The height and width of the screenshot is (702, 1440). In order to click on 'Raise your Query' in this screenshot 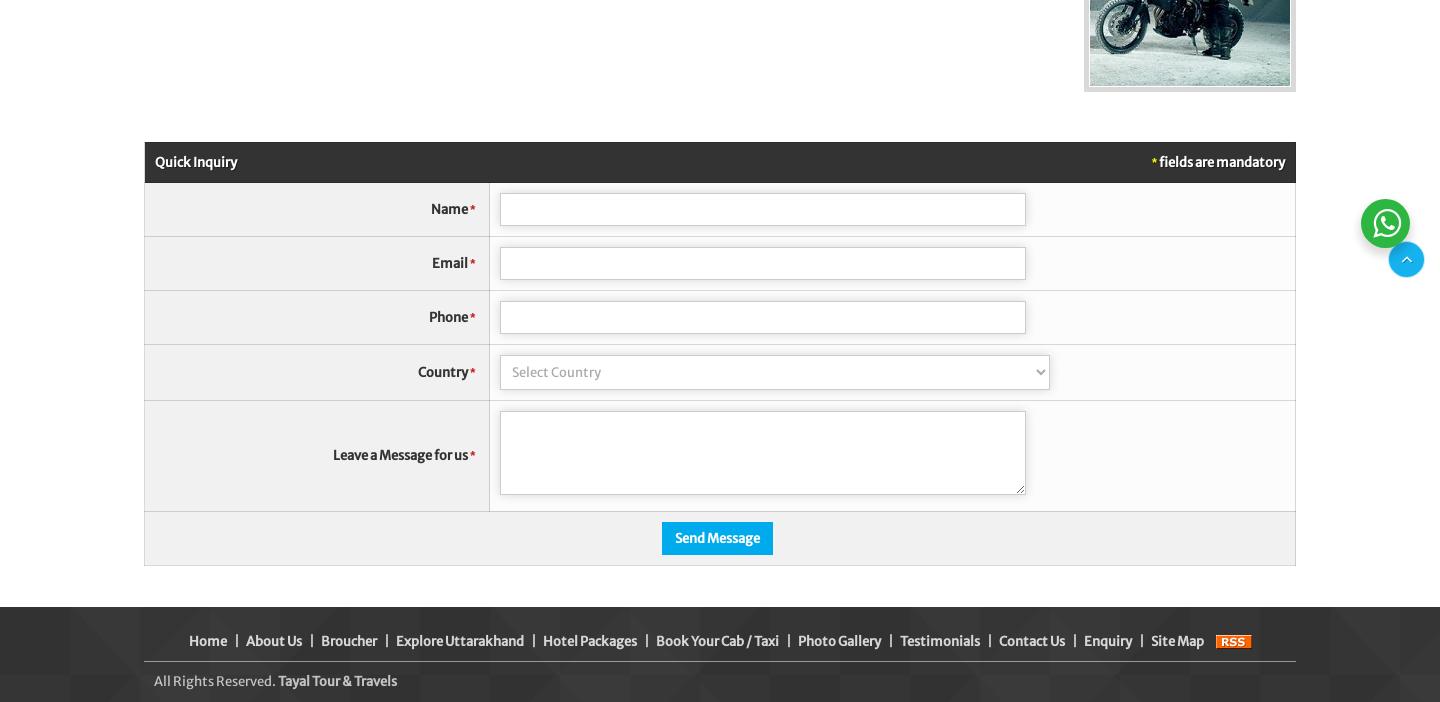, I will do `click(1127, 61)`.